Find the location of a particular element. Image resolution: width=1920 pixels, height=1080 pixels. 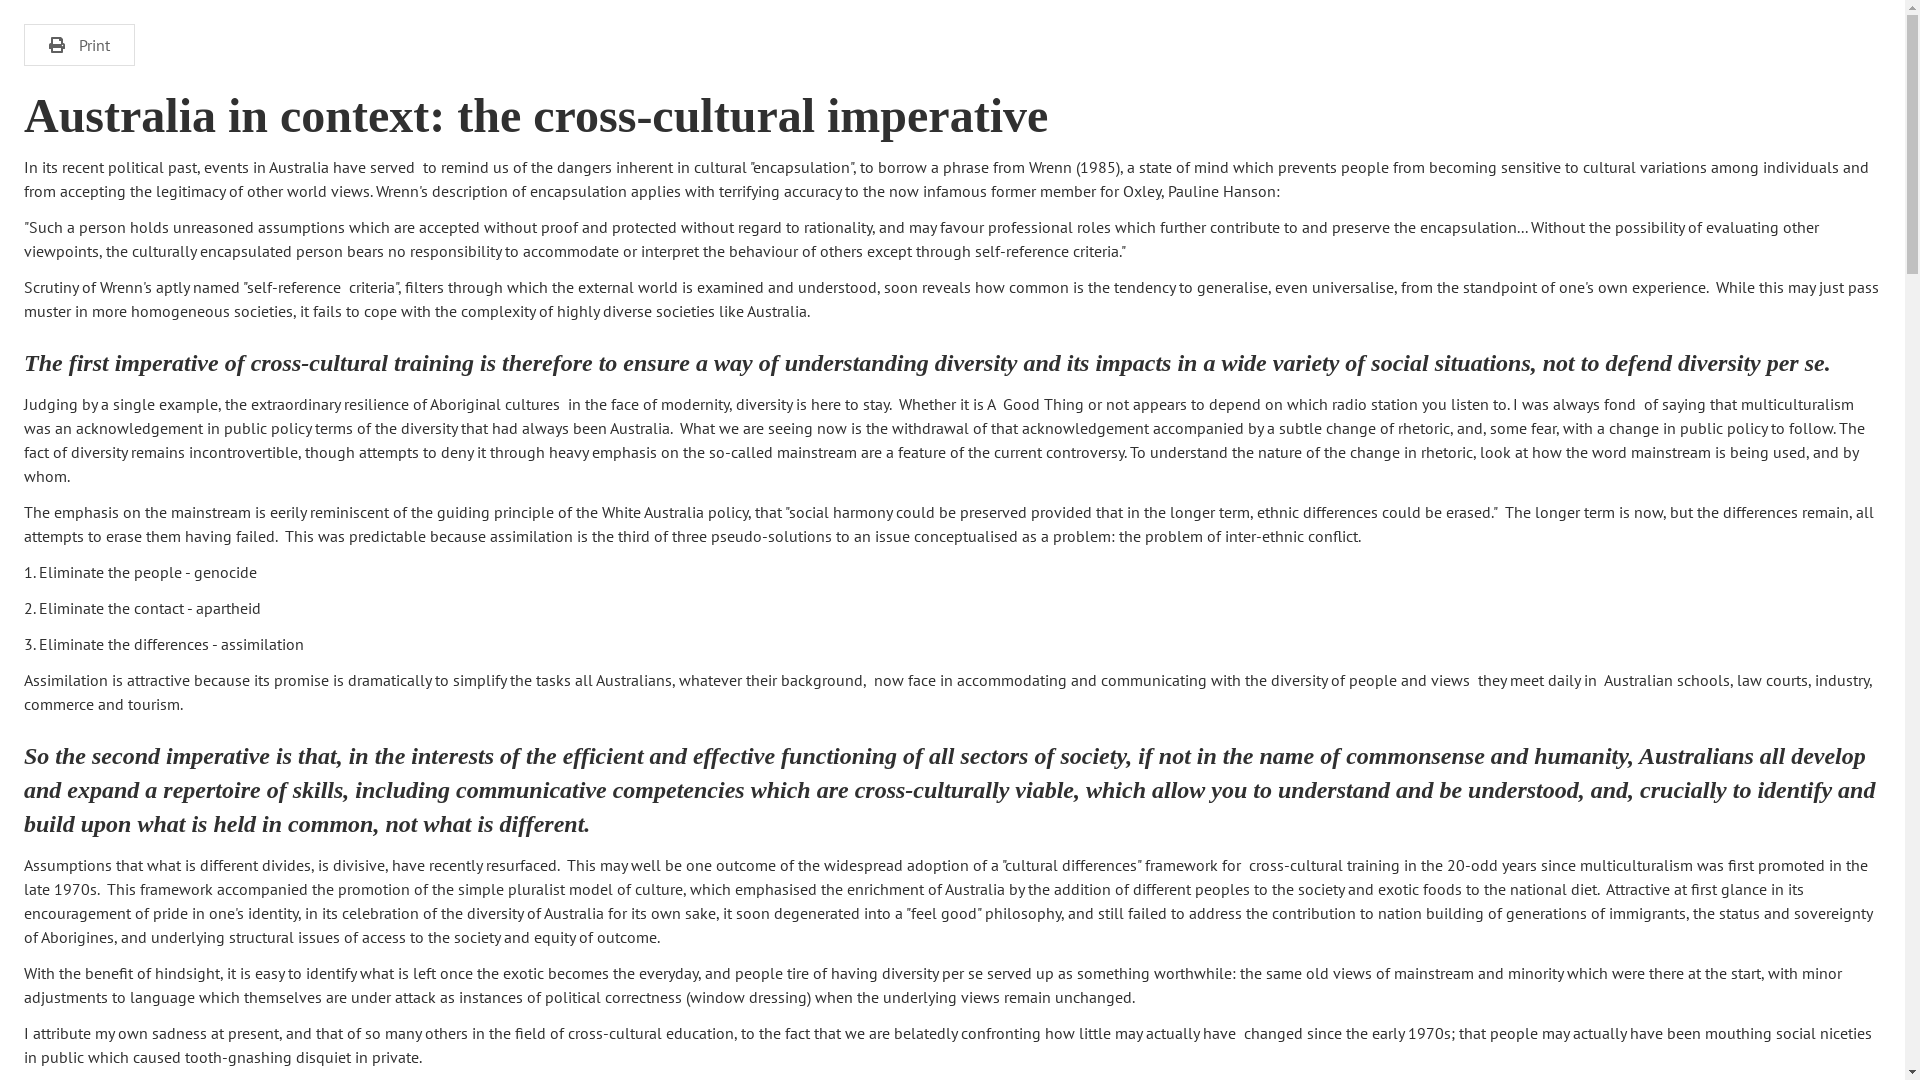

'Print' is located at coordinates (79, 45).